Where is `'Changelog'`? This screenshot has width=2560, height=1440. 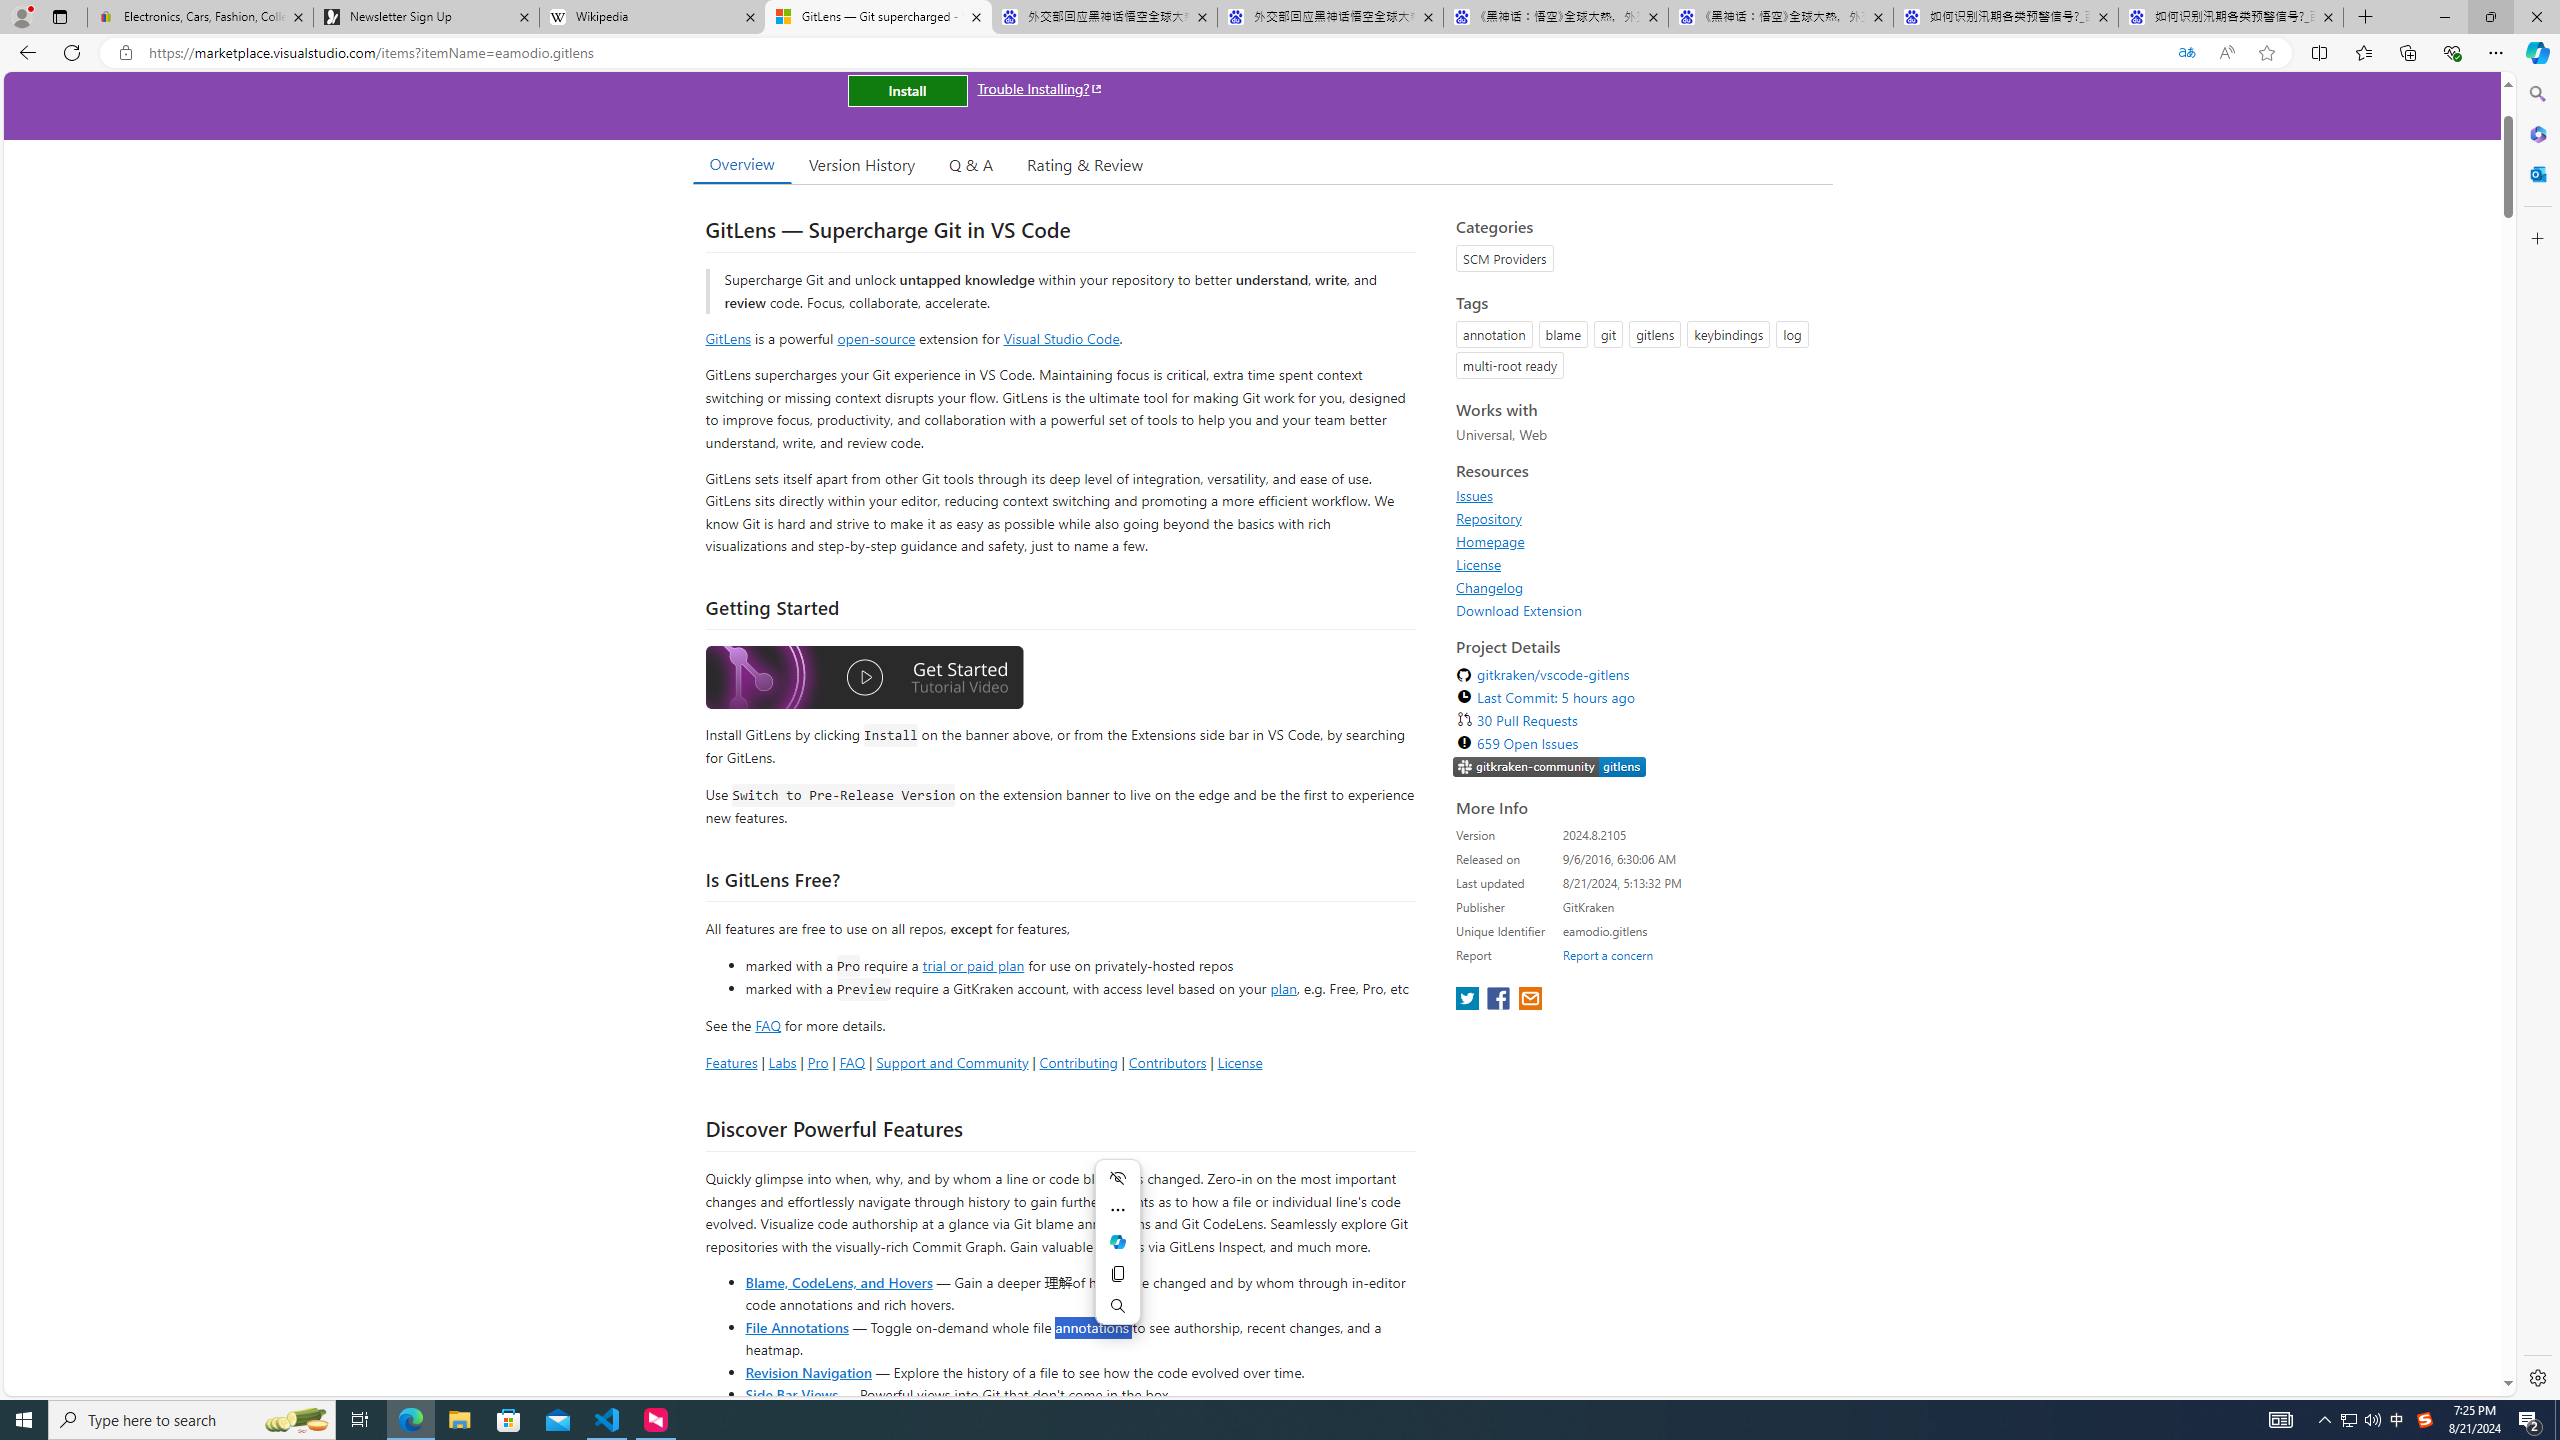 'Changelog' is located at coordinates (1488, 586).